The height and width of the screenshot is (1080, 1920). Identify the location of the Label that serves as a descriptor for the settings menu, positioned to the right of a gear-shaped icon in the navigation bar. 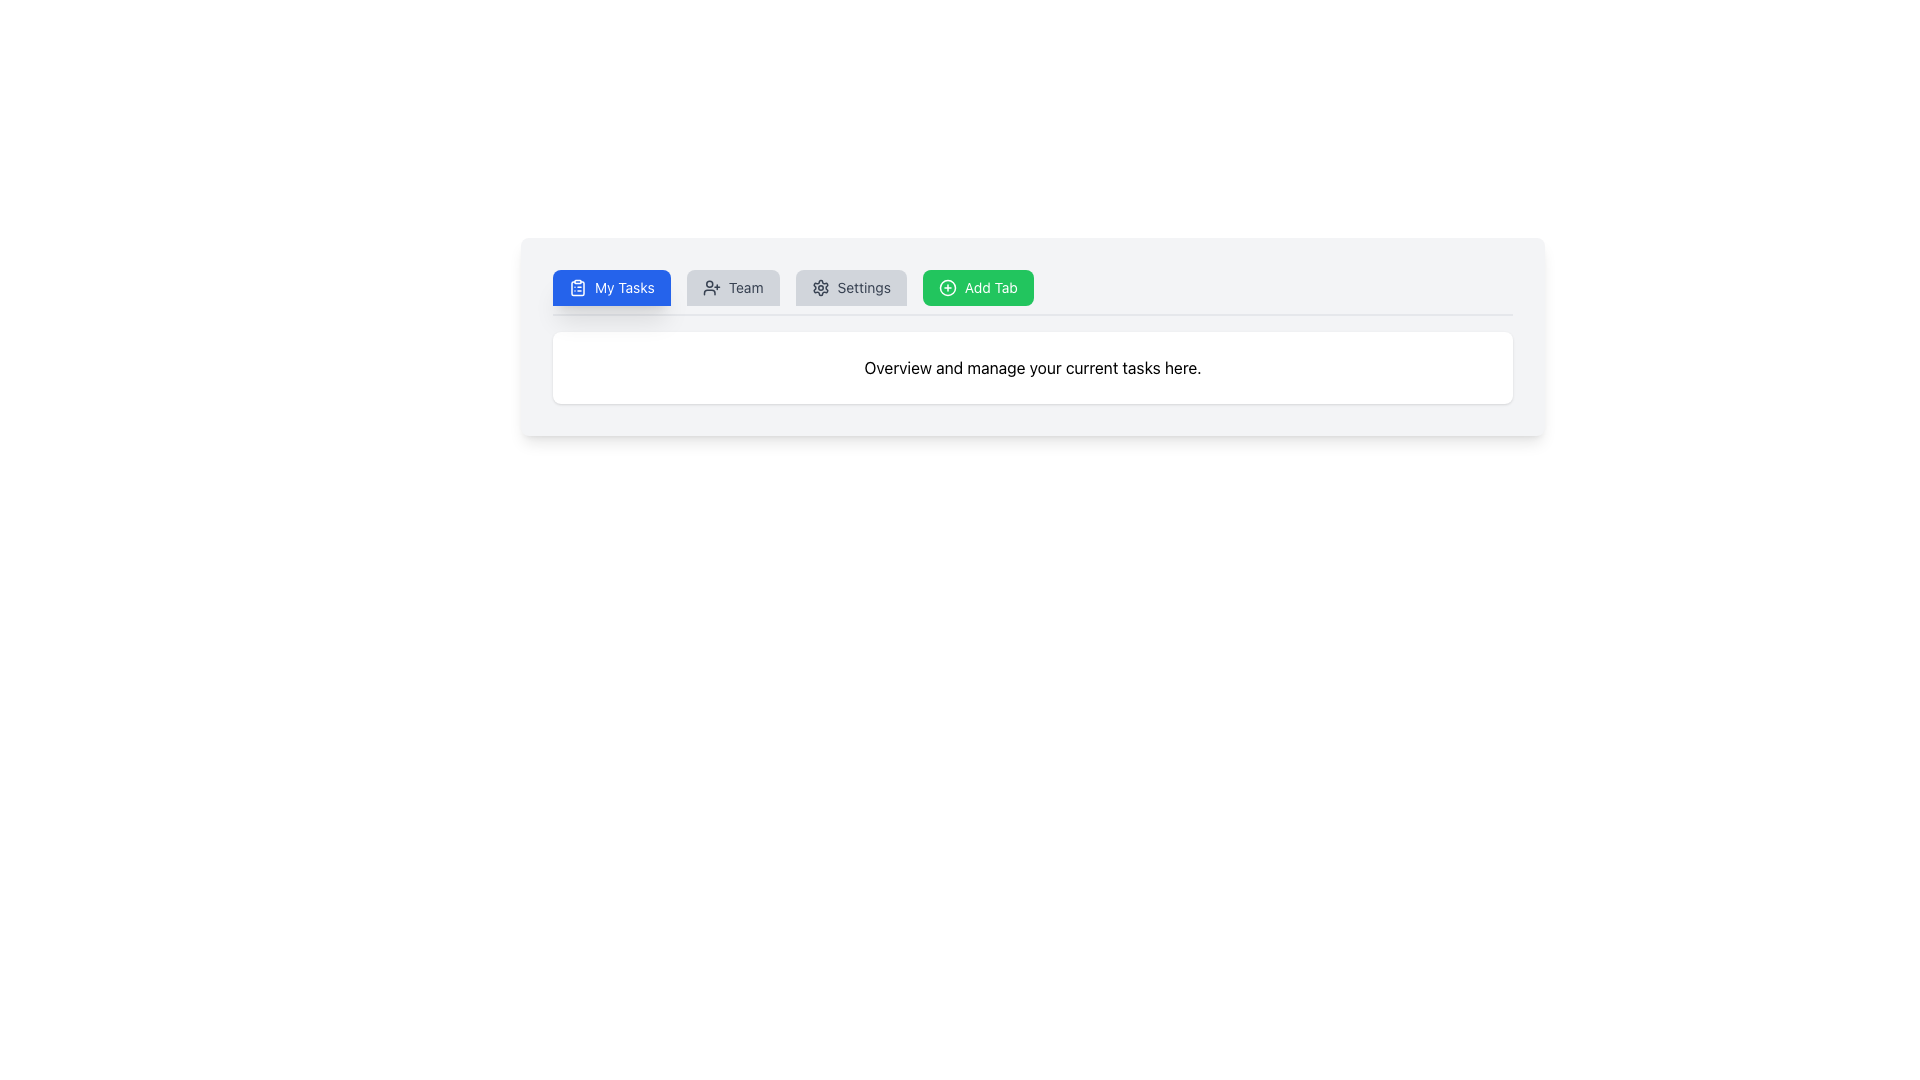
(864, 288).